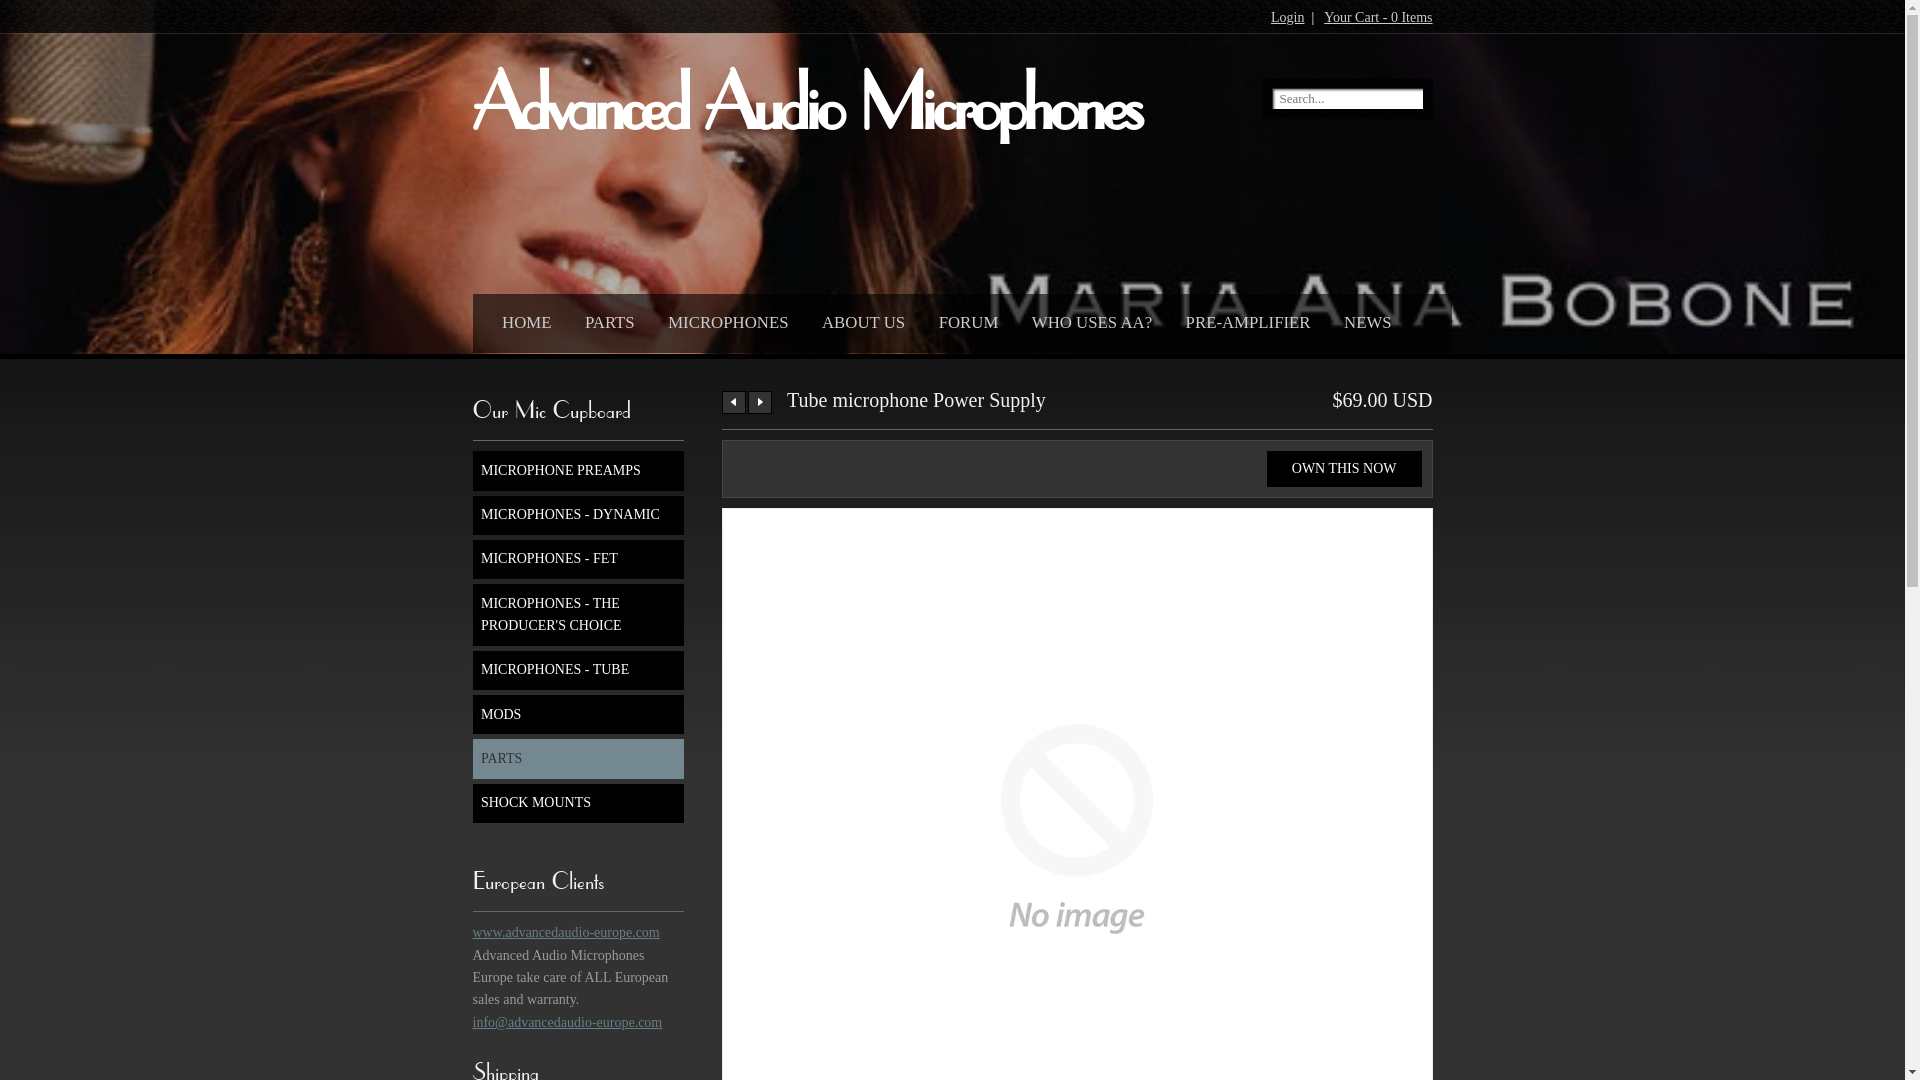 This screenshot has width=1920, height=1080. Describe the element at coordinates (576, 514) in the screenshot. I see `'MICROPHONES - DYNAMIC'` at that location.